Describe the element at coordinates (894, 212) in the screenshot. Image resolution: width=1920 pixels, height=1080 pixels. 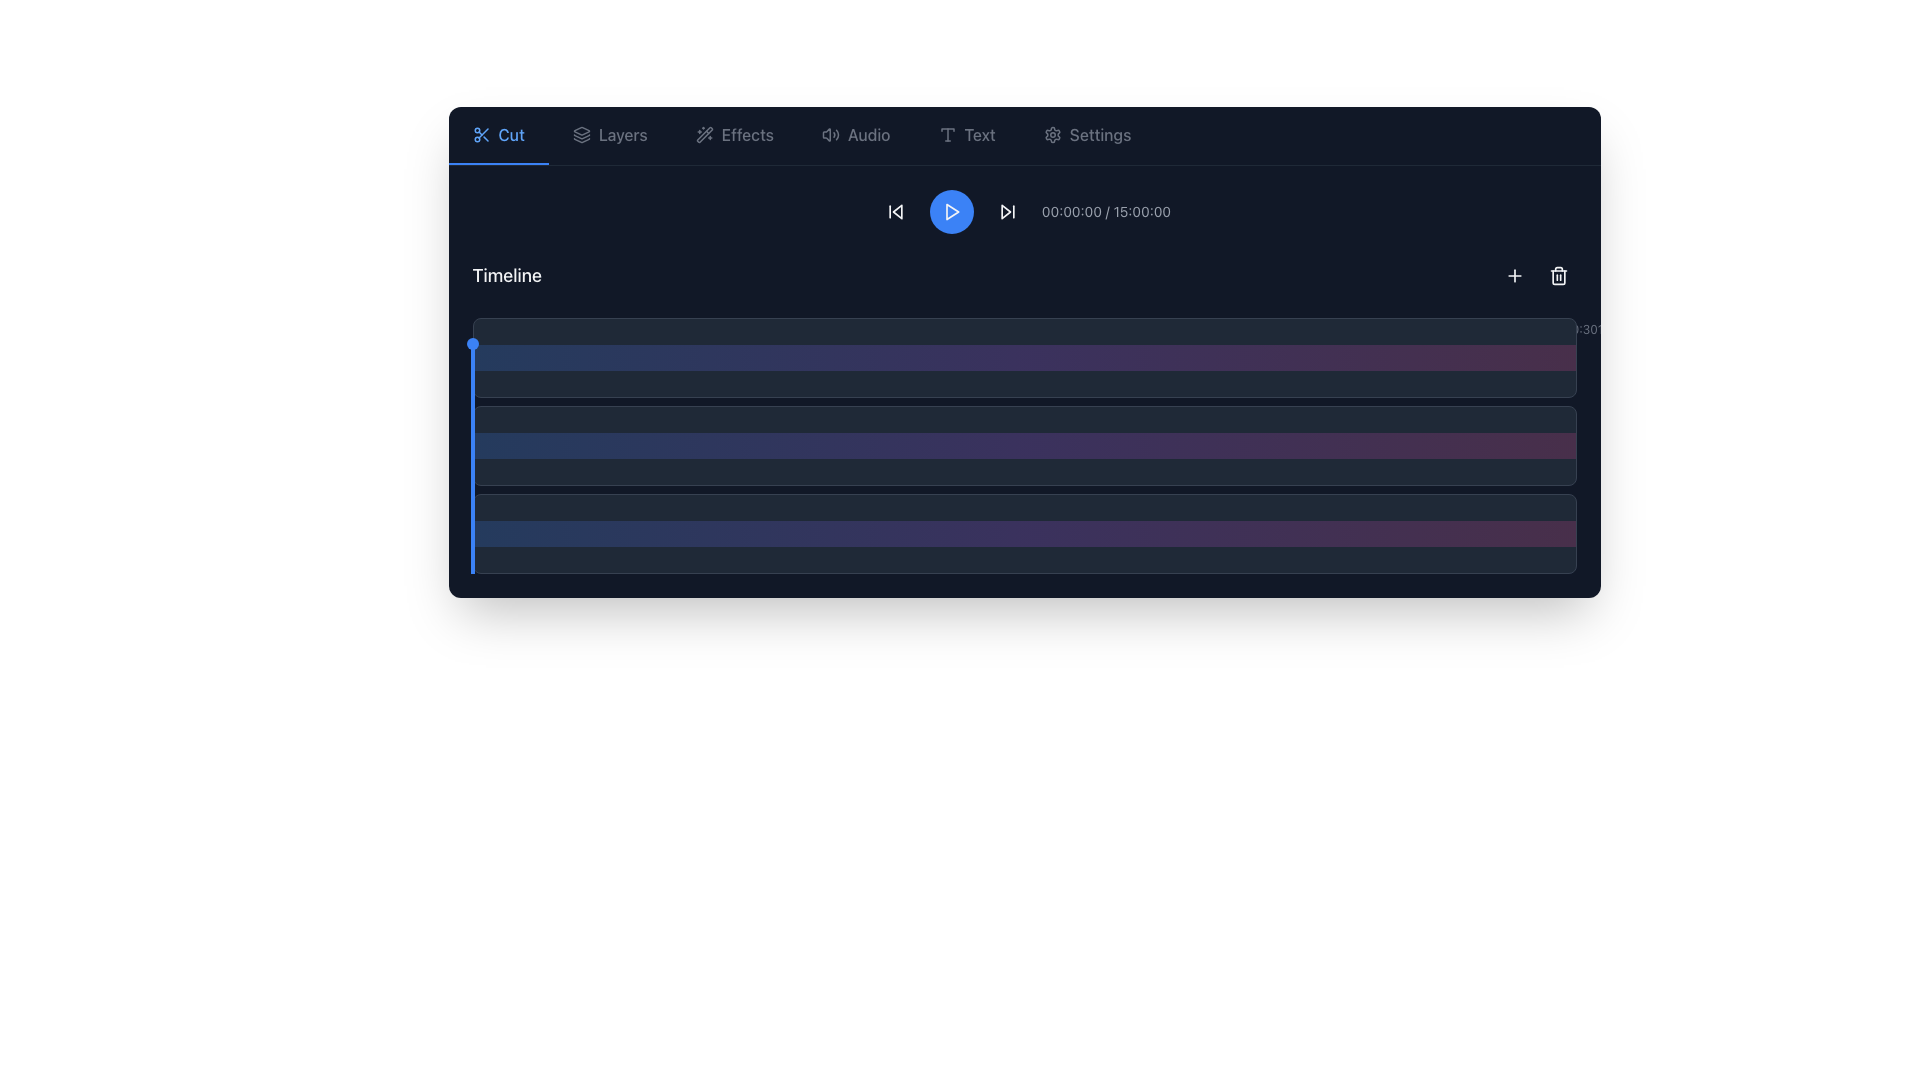
I see `the skip-backward button located at the top center of the interface, which is the first button in the media control row to the left of the blue play button` at that location.